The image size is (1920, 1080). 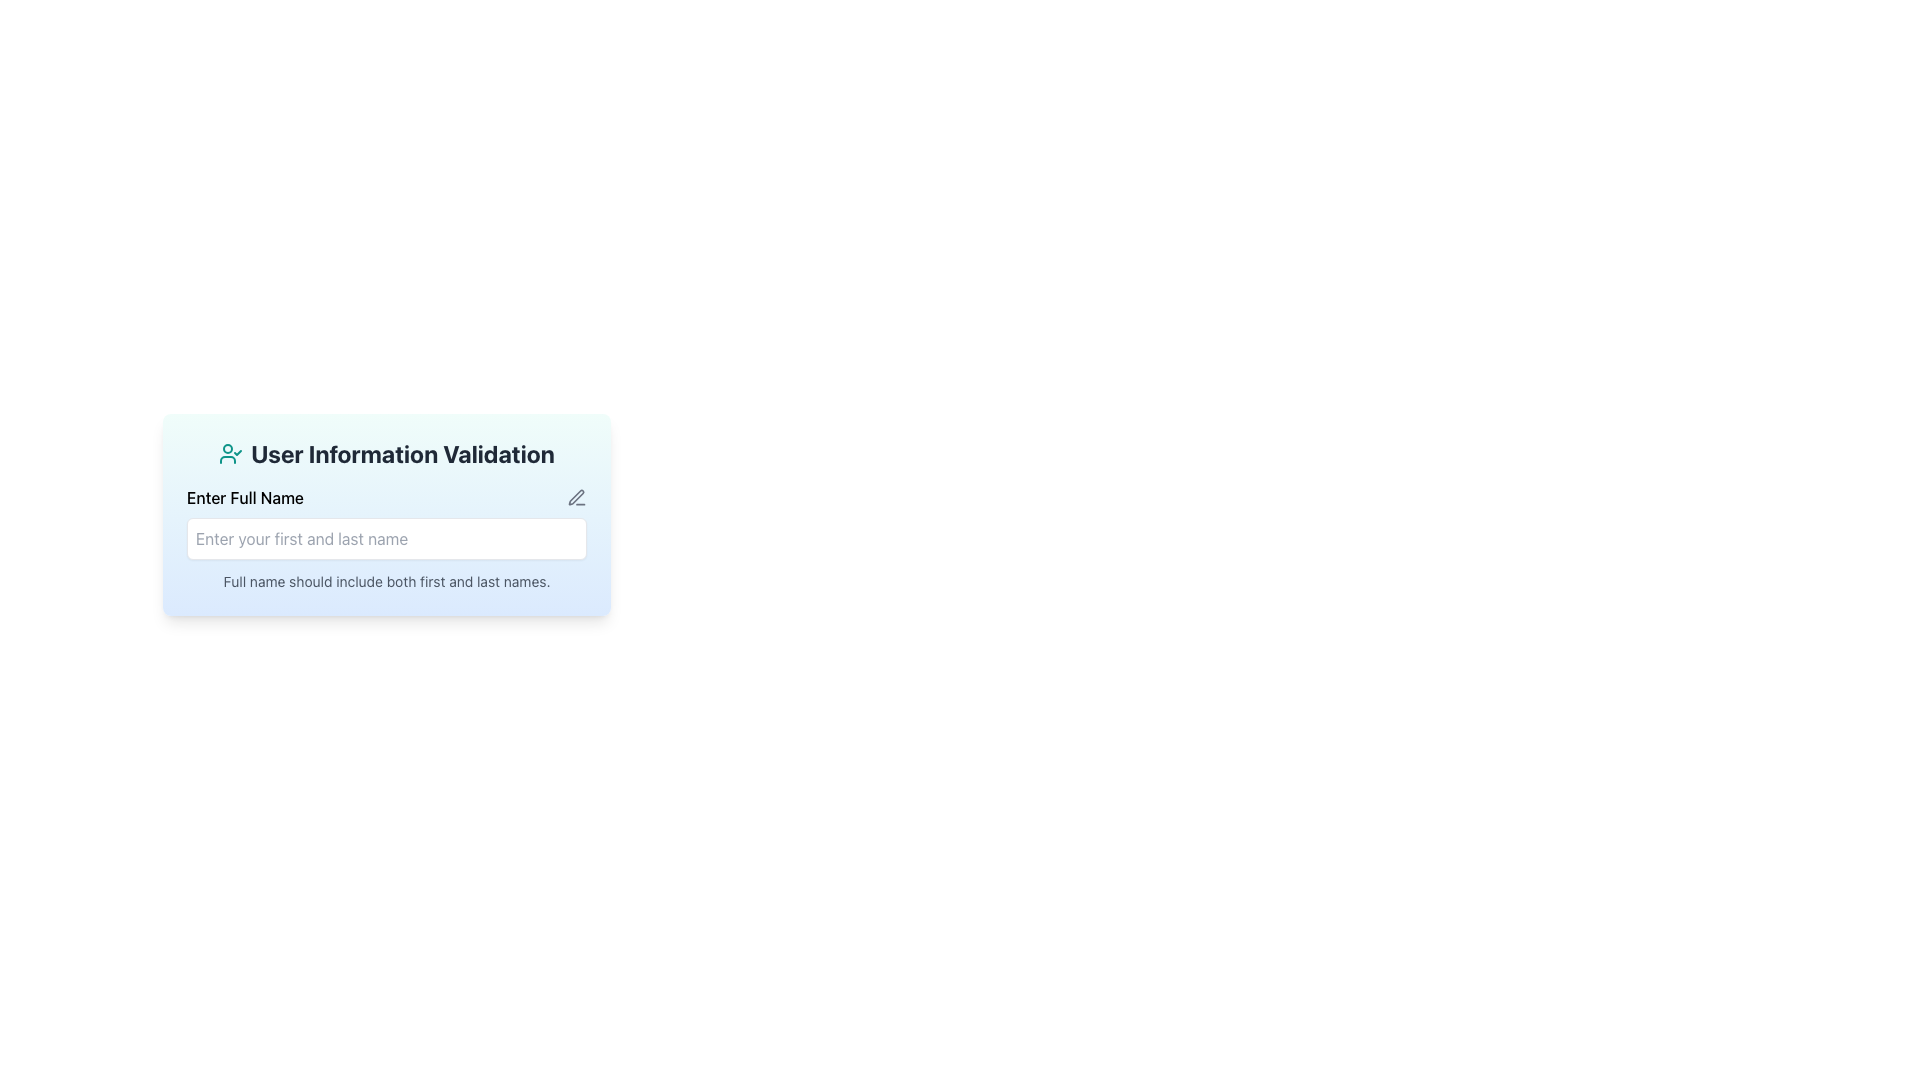 What do you see at coordinates (231, 454) in the screenshot?
I see `the user avatar icon with a teal color and checkmark, which indicates a validated user, located next to the 'User Information Validation' header` at bounding box center [231, 454].